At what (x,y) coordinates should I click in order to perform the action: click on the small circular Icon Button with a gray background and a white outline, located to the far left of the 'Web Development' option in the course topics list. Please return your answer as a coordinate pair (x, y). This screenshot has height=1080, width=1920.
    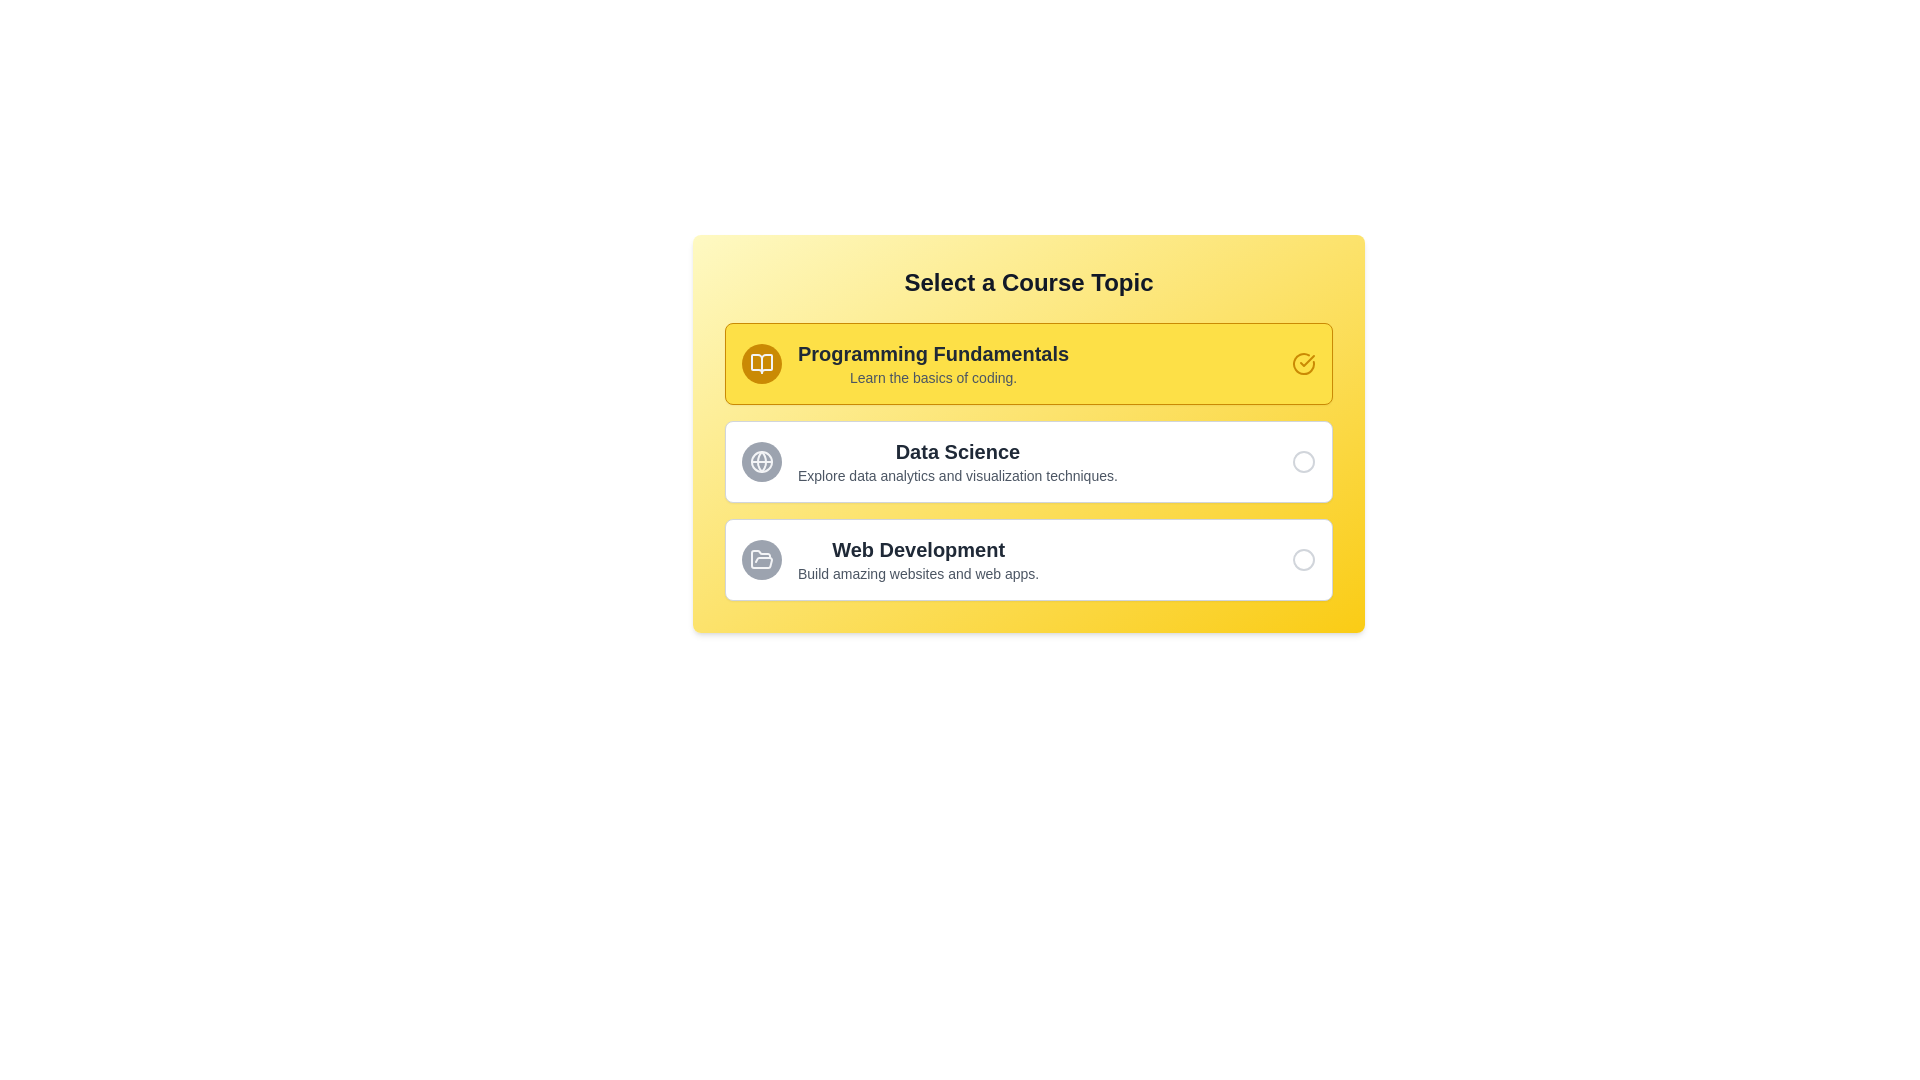
    Looking at the image, I should click on (761, 559).